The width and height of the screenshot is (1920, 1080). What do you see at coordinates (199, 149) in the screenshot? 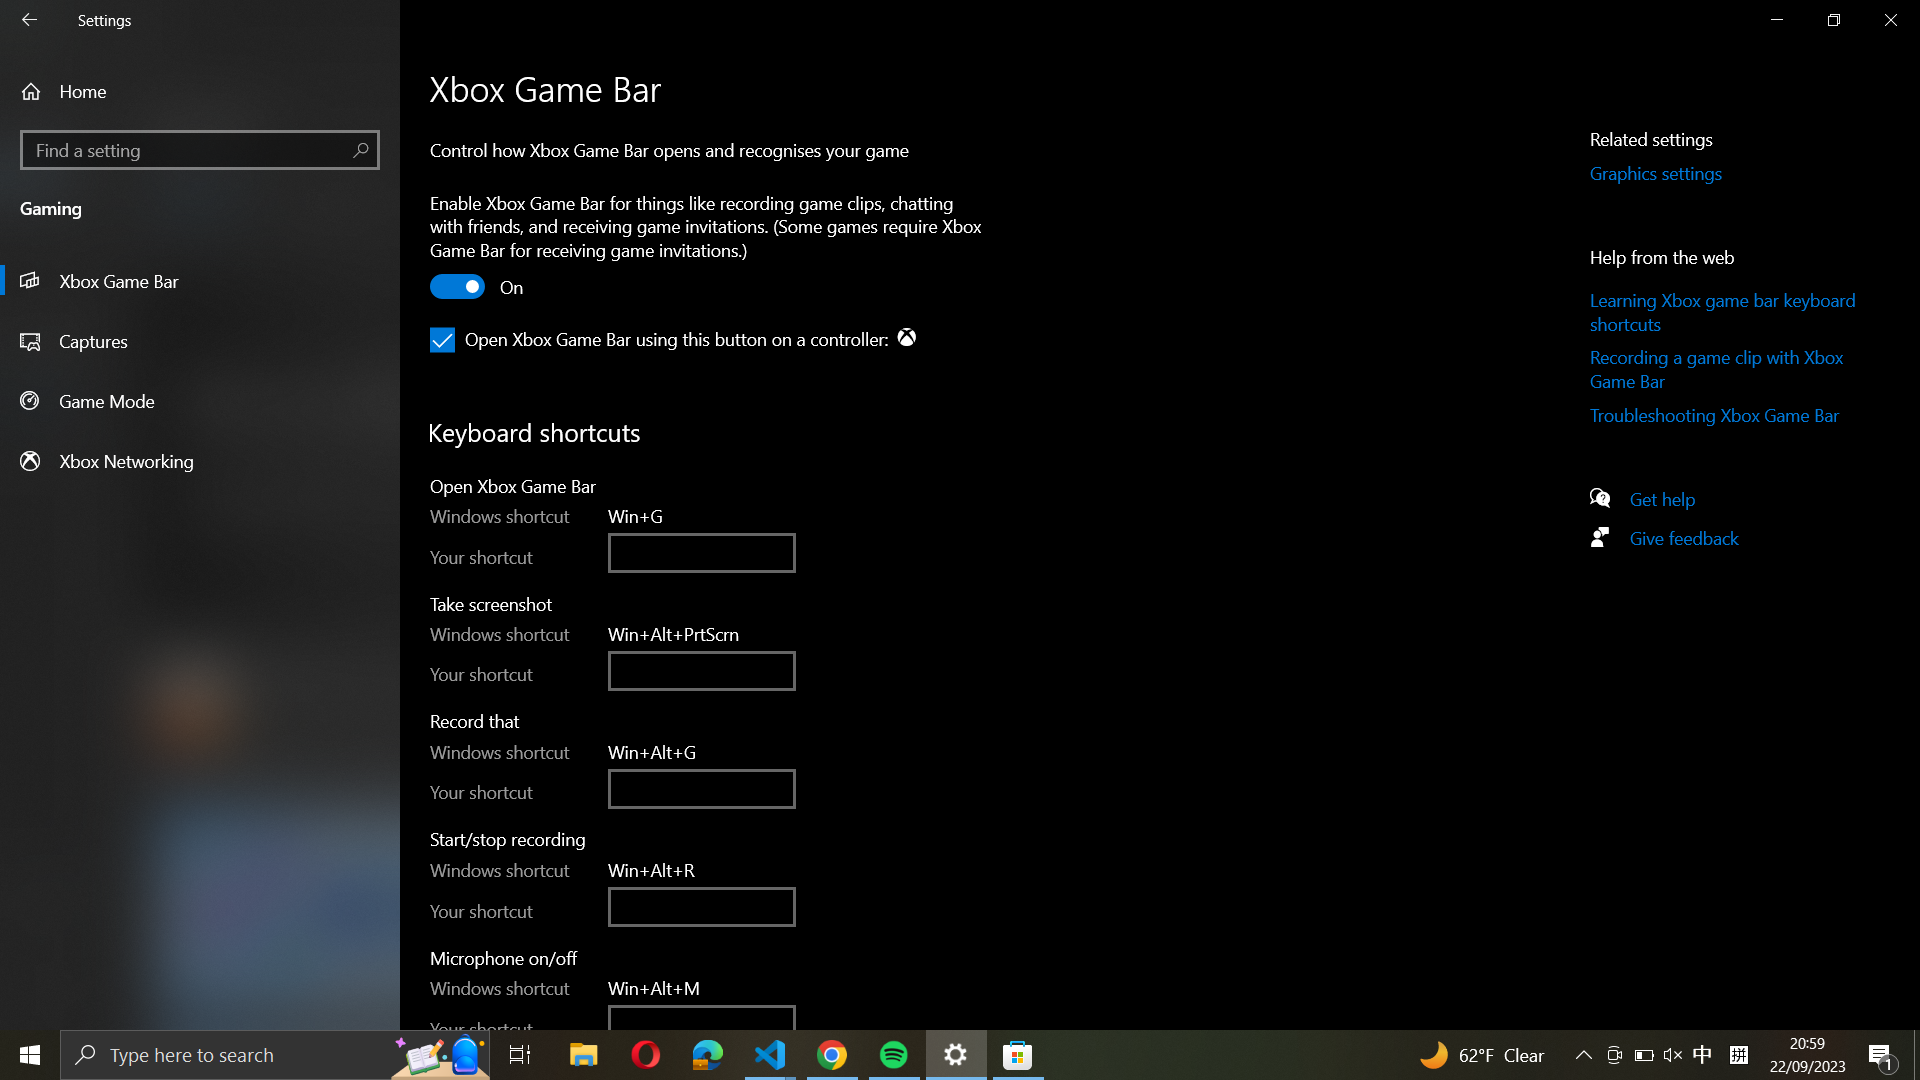
I see `the Find a Setting page` at bounding box center [199, 149].